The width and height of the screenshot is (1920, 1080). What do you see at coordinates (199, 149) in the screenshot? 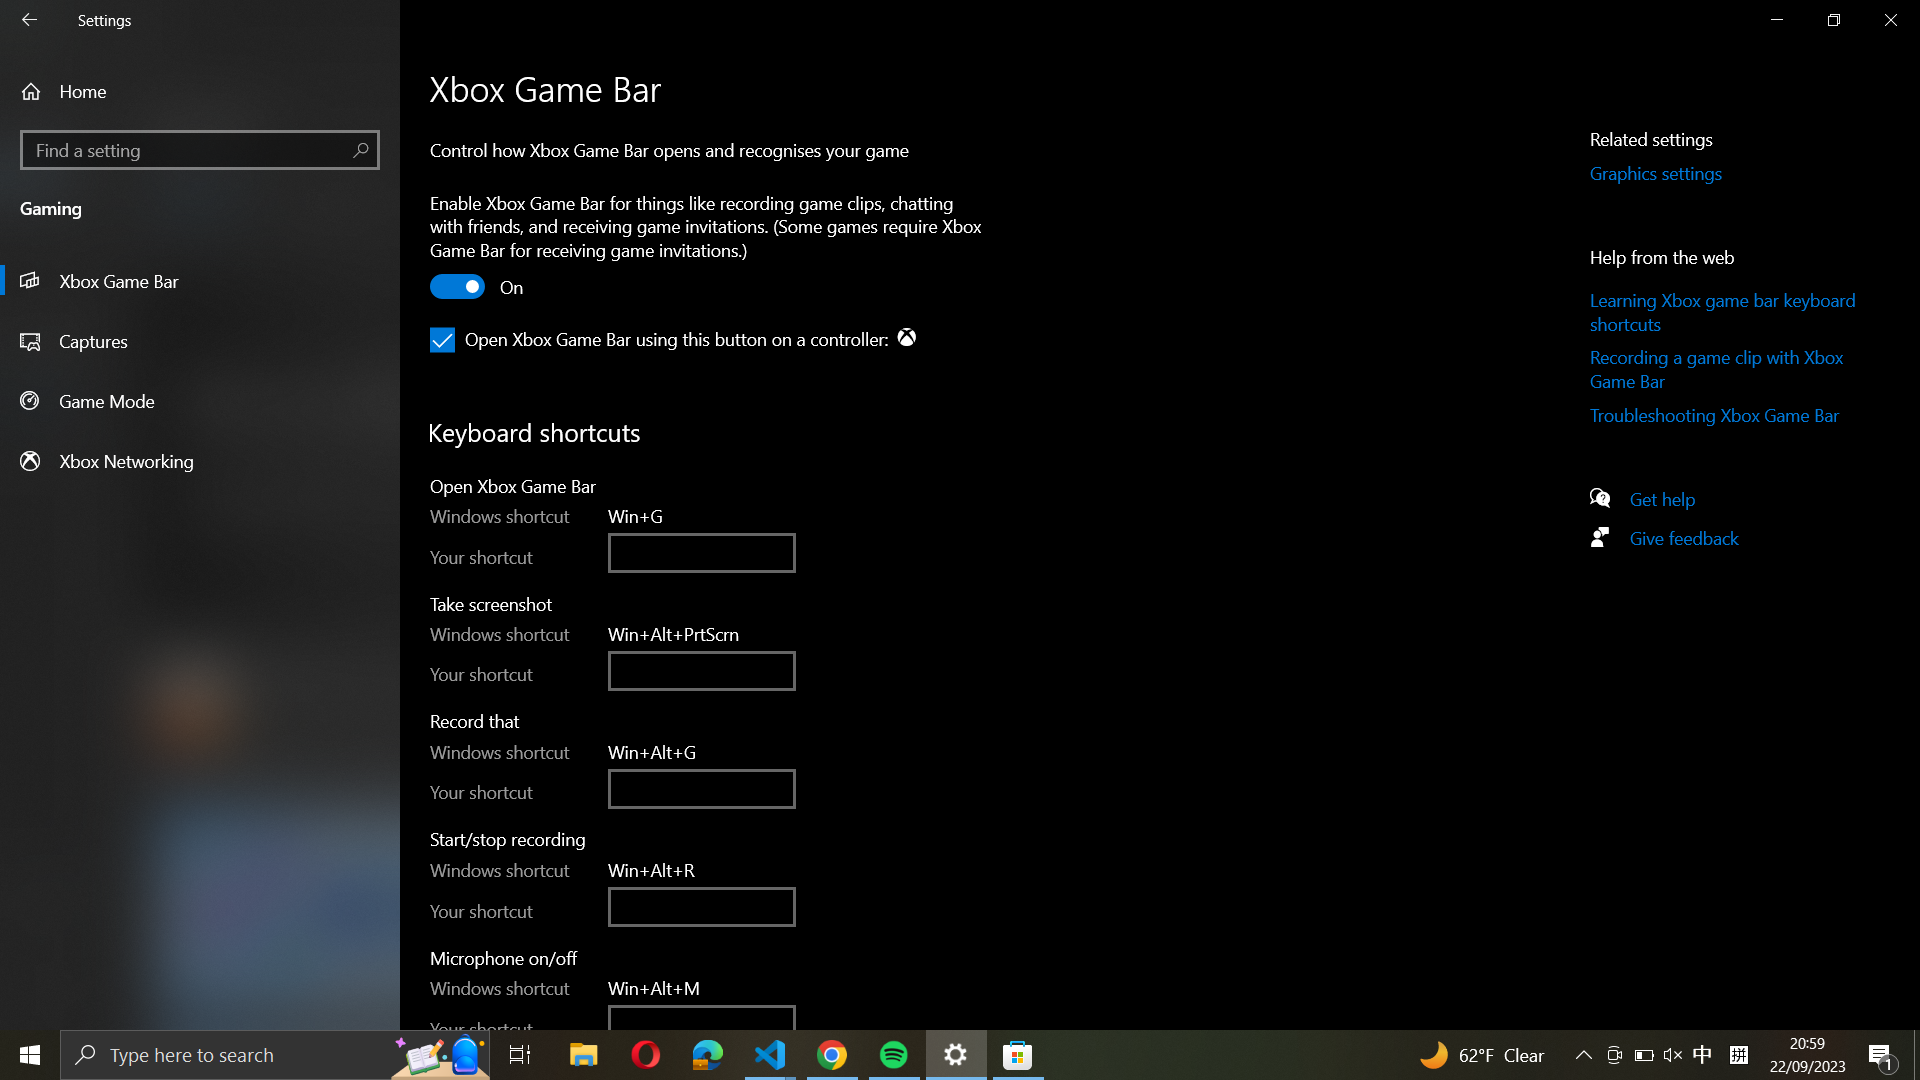
I see `the Find a Setting page` at bounding box center [199, 149].